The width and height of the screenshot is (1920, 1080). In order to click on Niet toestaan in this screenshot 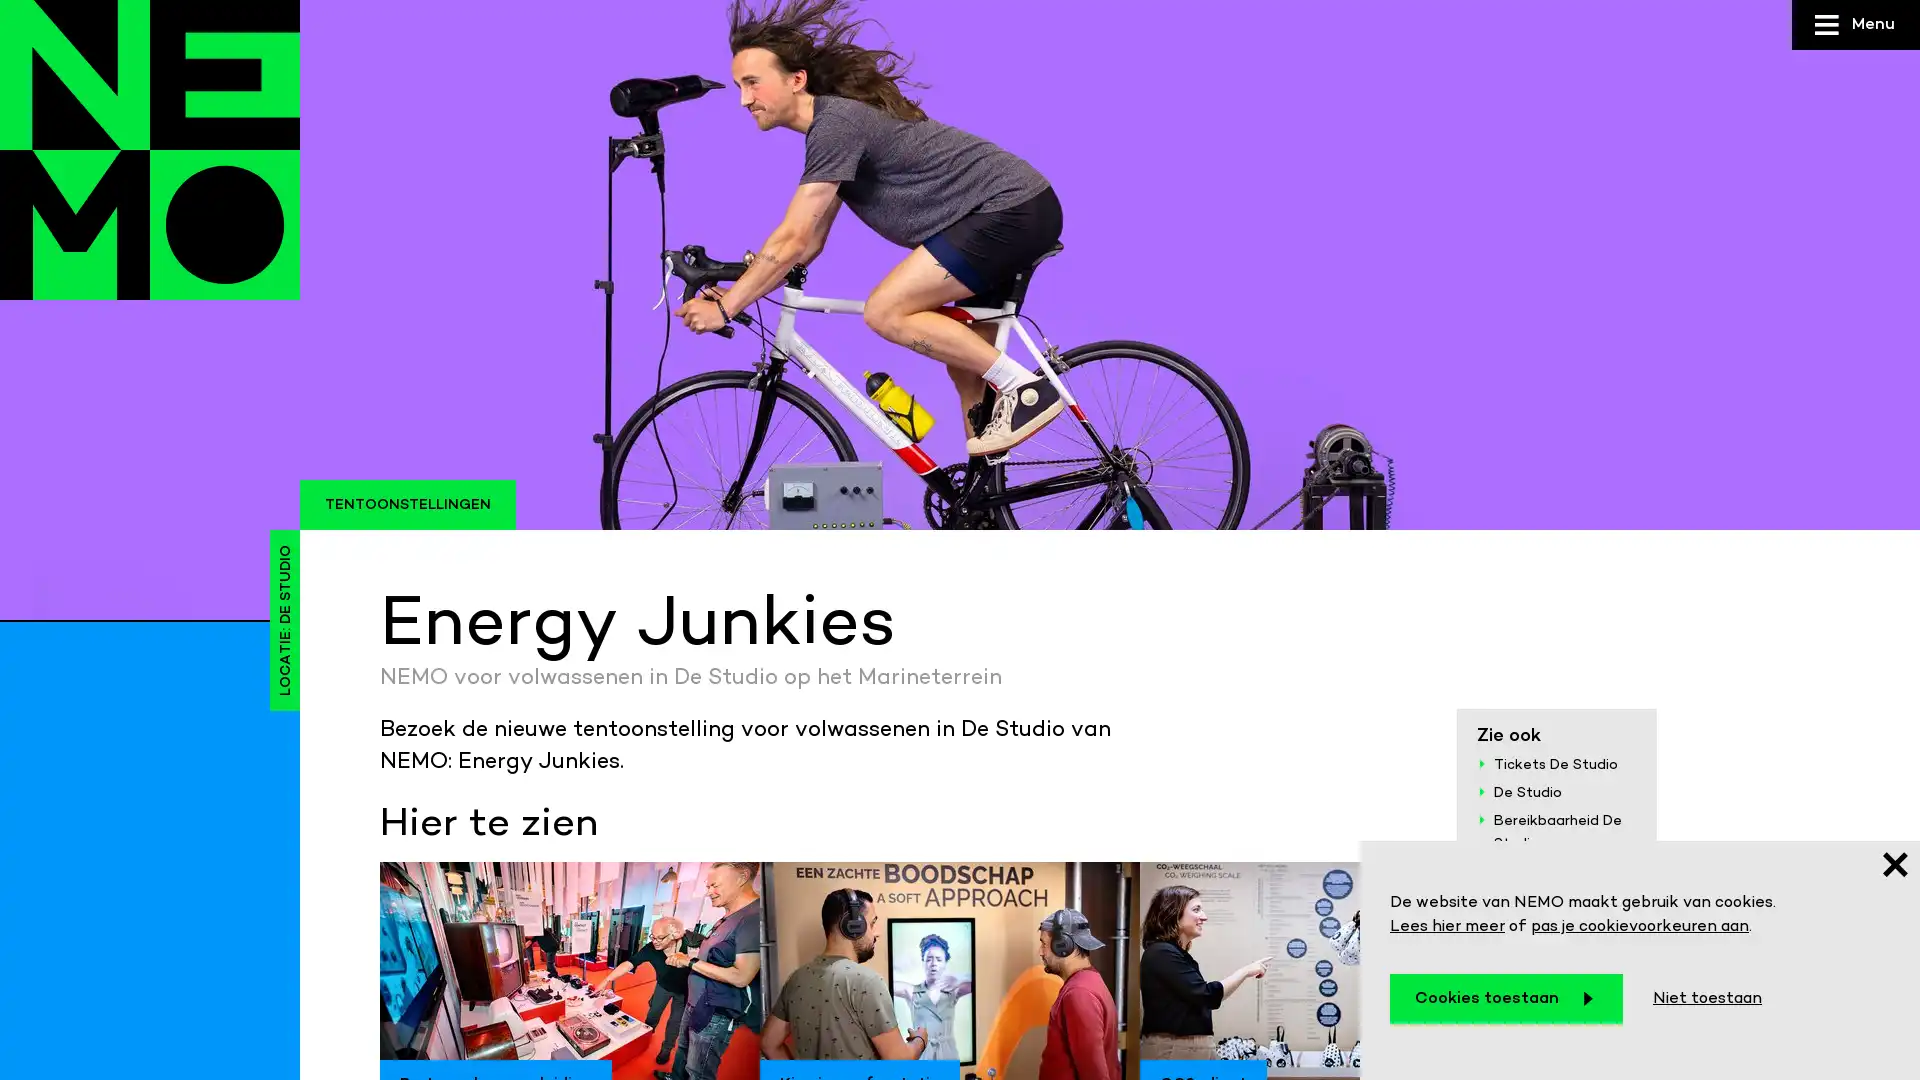, I will do `click(1706, 999)`.